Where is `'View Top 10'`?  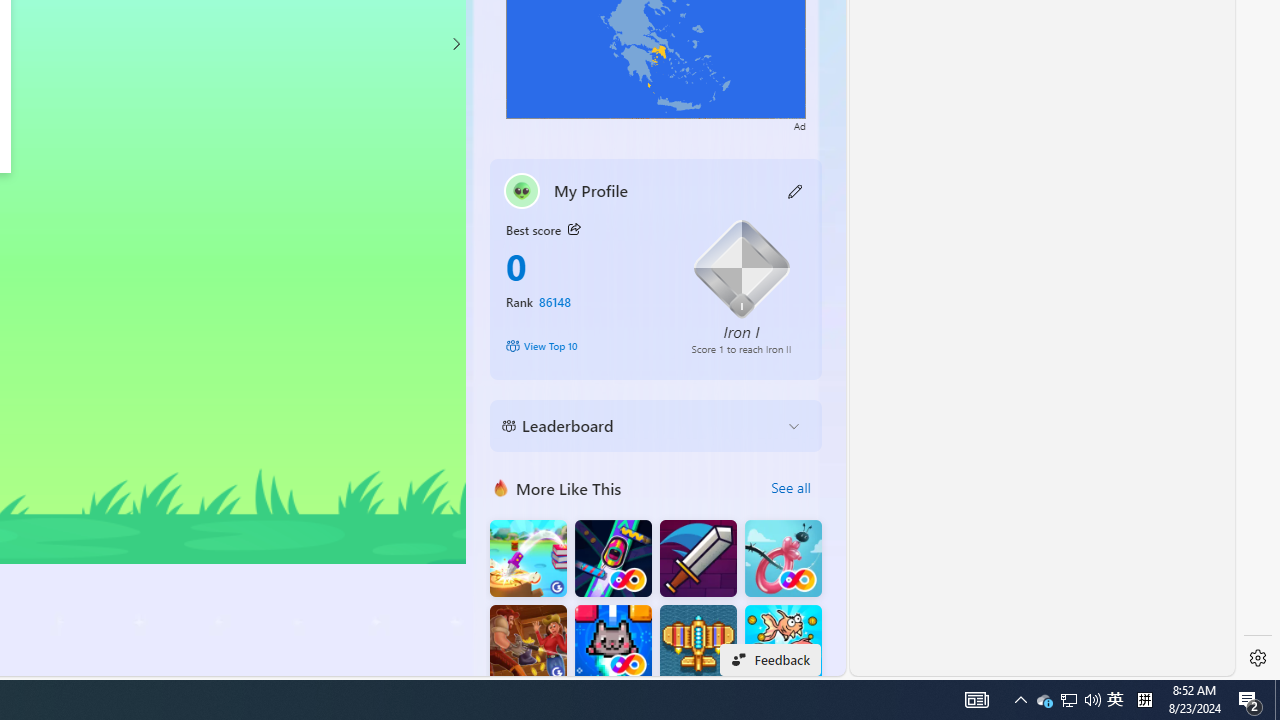 'View Top 10' is located at coordinates (583, 344).